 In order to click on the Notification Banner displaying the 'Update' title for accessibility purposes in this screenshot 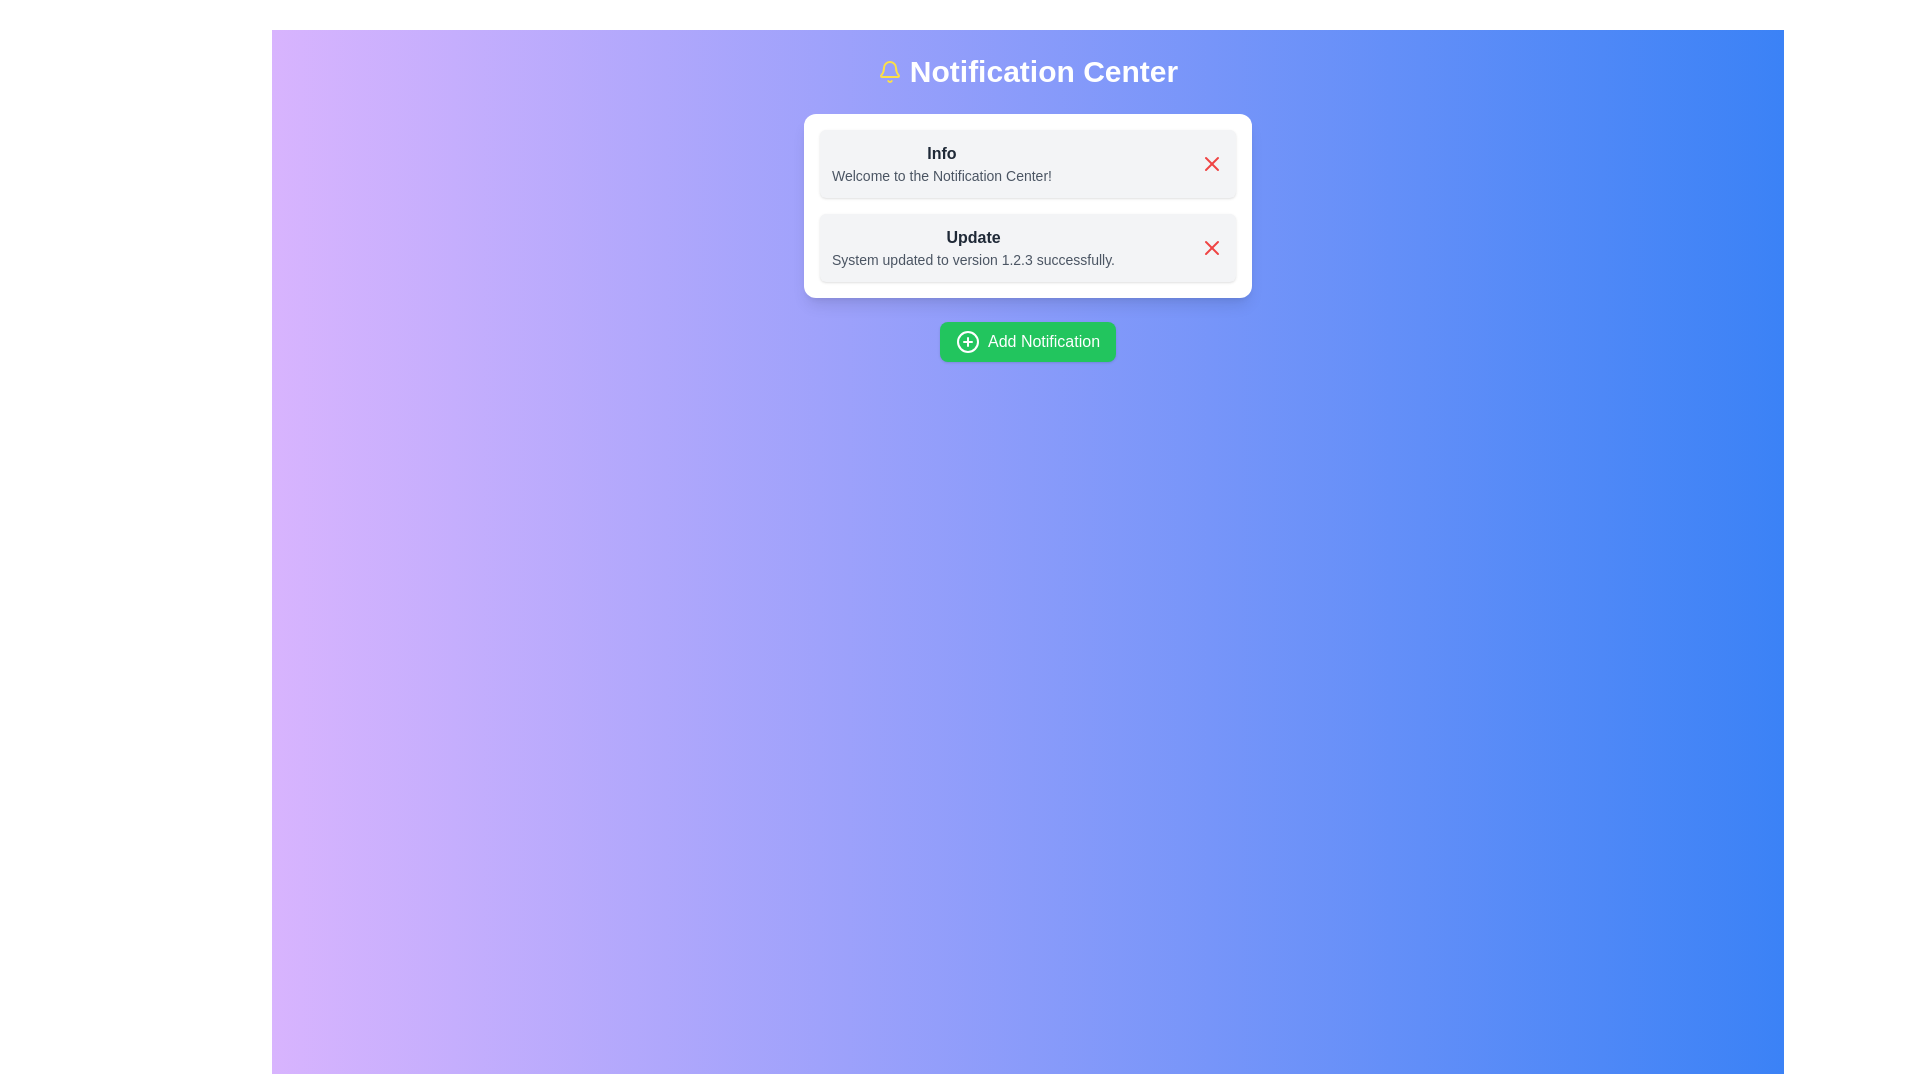, I will do `click(1027, 246)`.